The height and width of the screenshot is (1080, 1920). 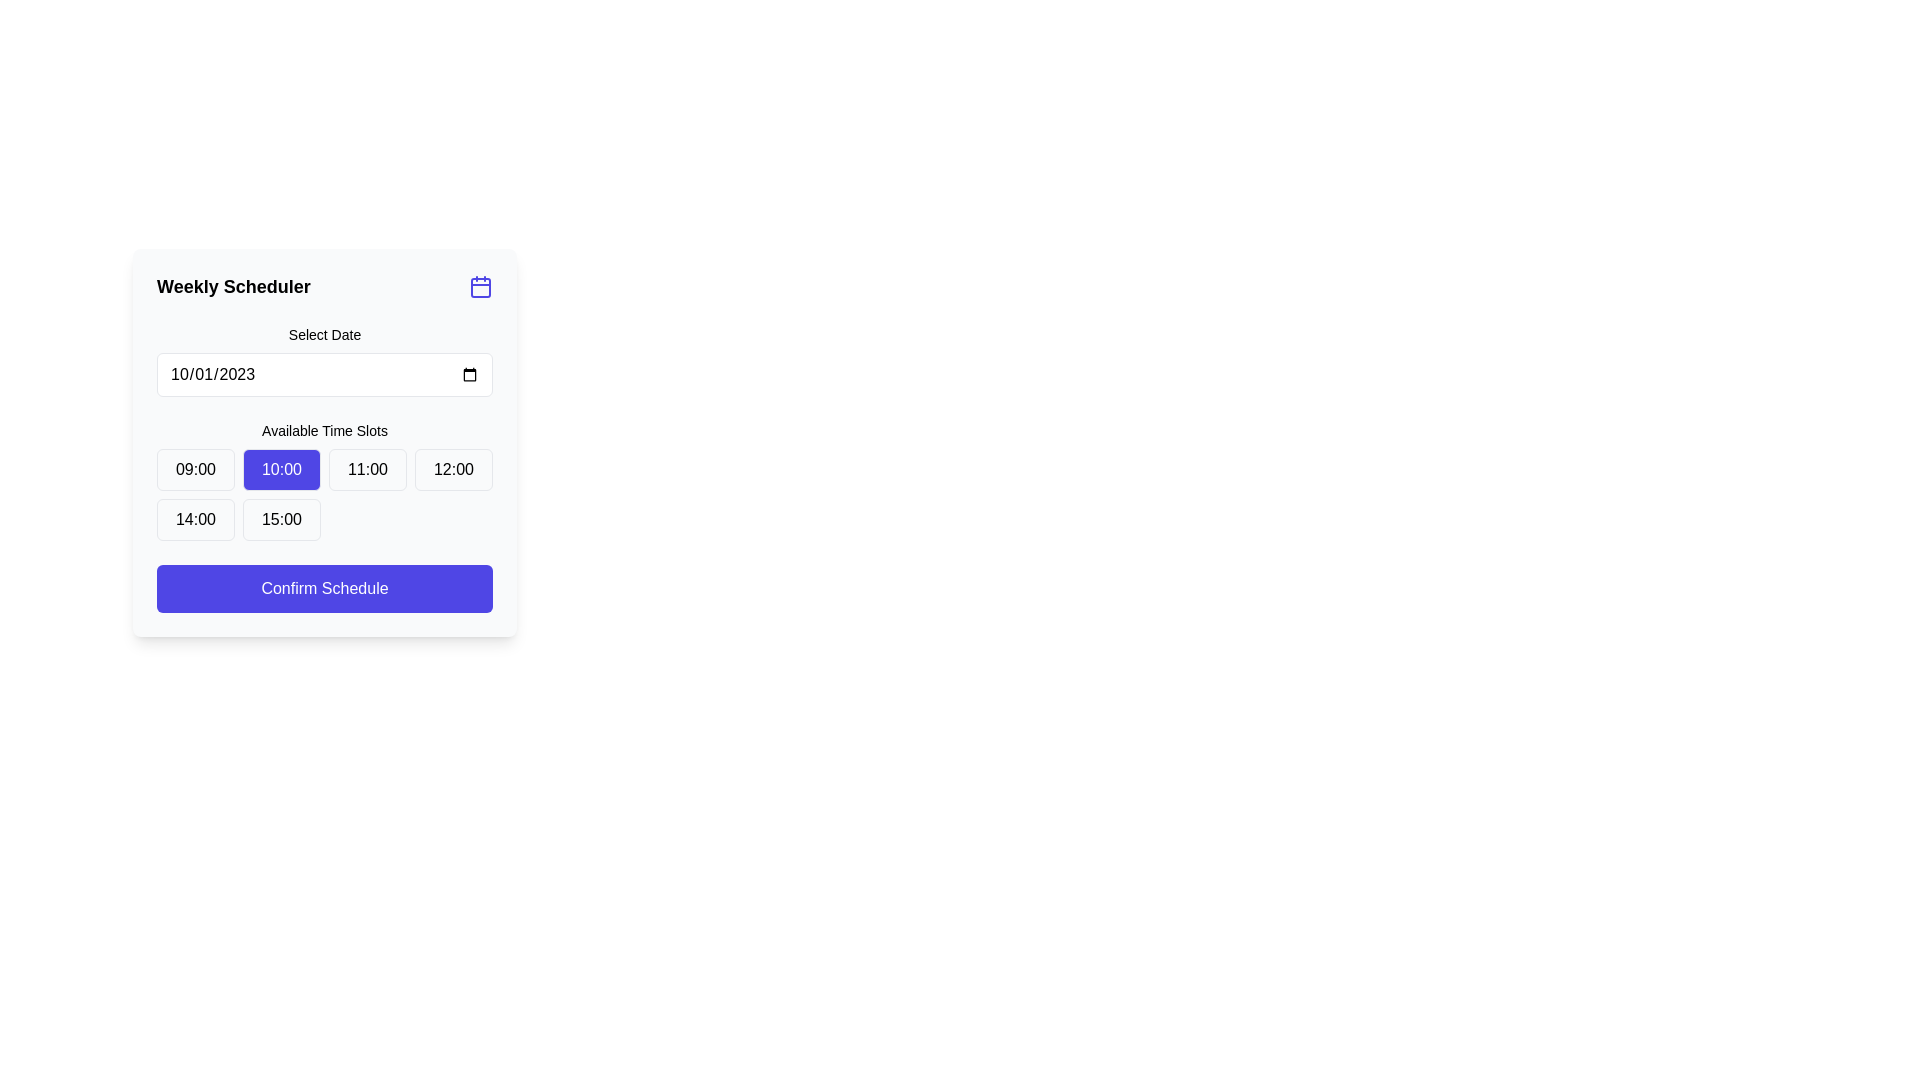 What do you see at coordinates (325, 430) in the screenshot?
I see `the text label 'Available Time Slots' which is prominently displayed as a section header above the grid of time slot options` at bounding box center [325, 430].